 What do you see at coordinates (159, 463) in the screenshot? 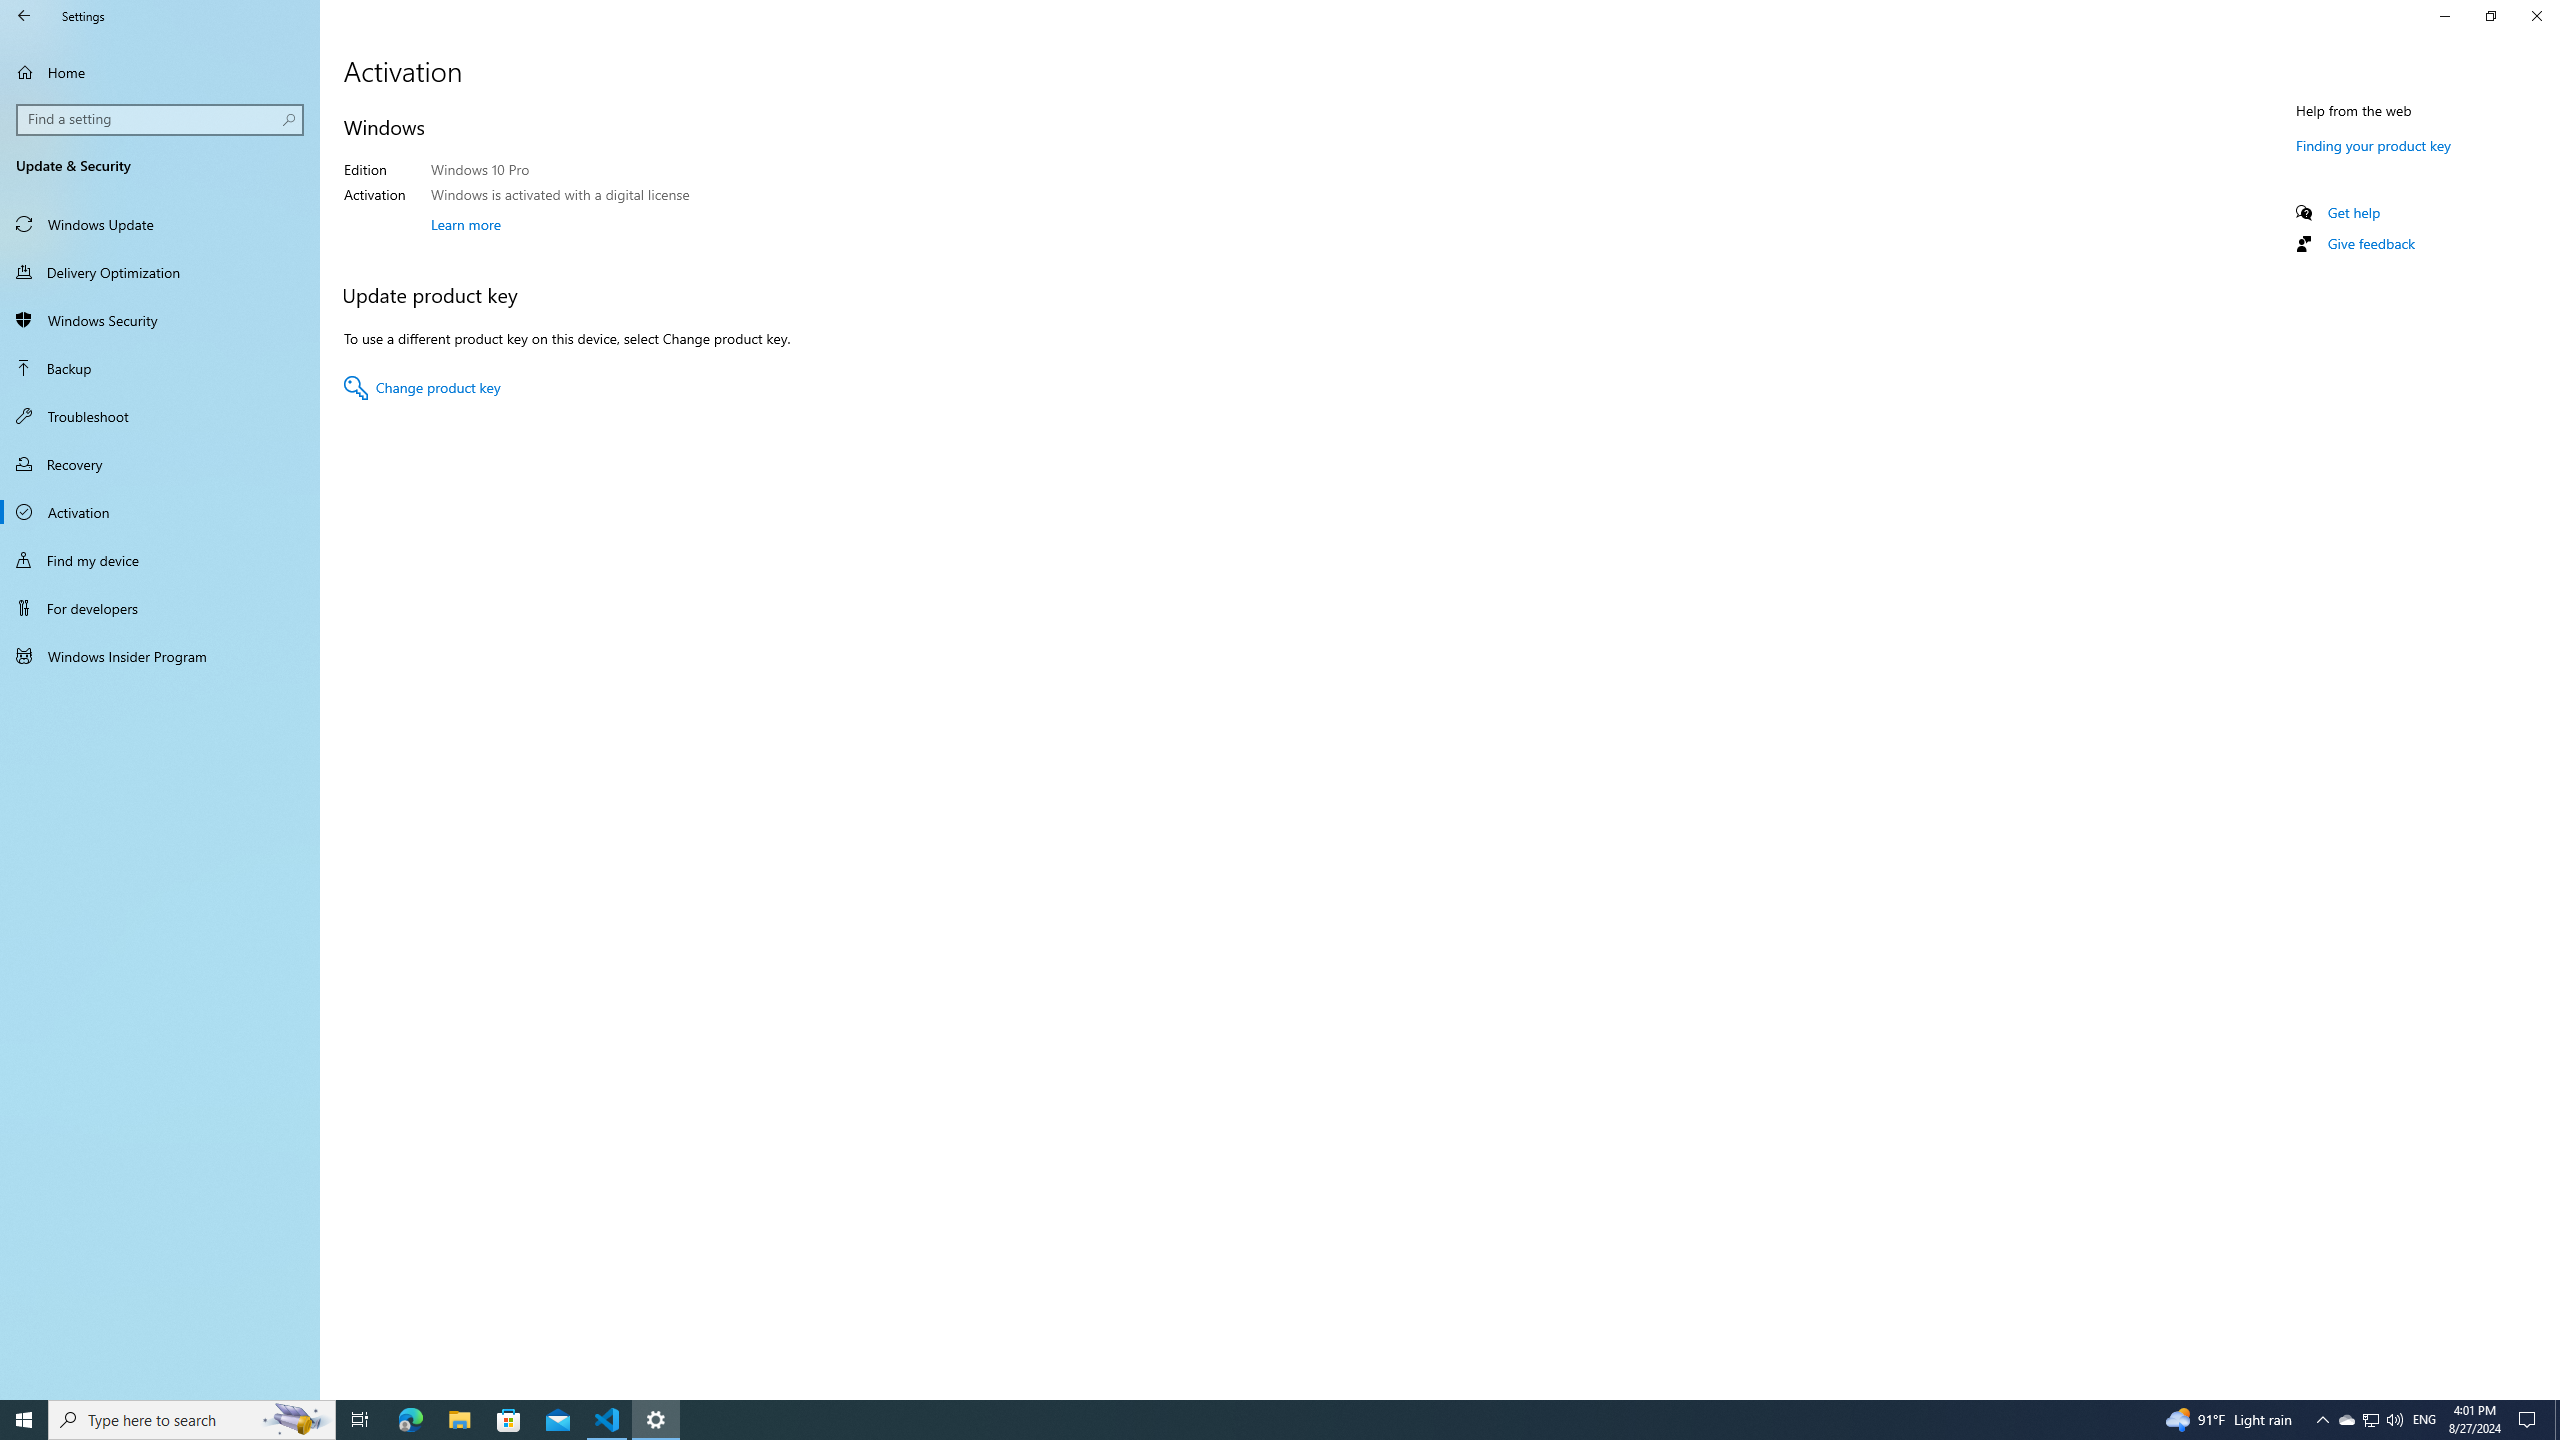
I see `'Recovery'` at bounding box center [159, 463].